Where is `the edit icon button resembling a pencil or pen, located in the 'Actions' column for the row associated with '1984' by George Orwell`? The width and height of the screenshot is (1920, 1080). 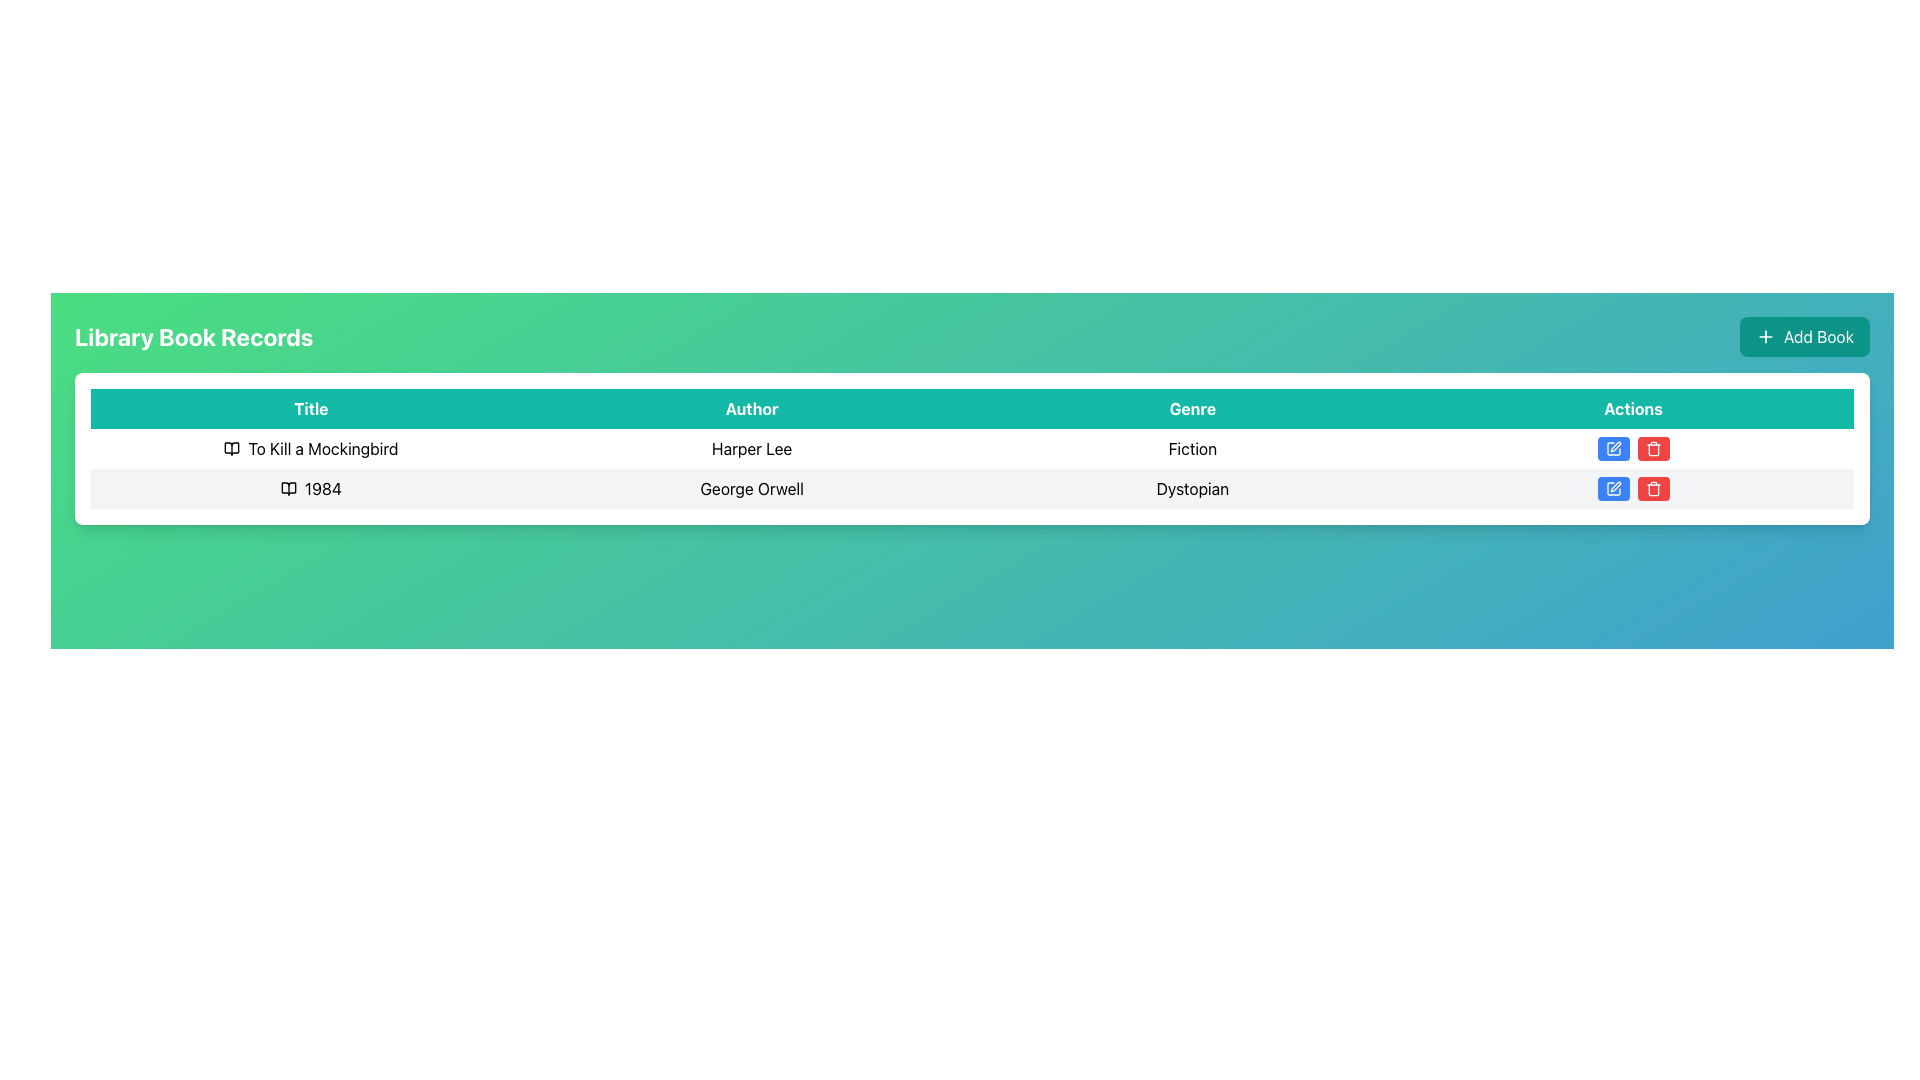
the edit icon button resembling a pencil or pen, located in the 'Actions' column for the row associated with '1984' by George Orwell is located at coordinates (1613, 489).